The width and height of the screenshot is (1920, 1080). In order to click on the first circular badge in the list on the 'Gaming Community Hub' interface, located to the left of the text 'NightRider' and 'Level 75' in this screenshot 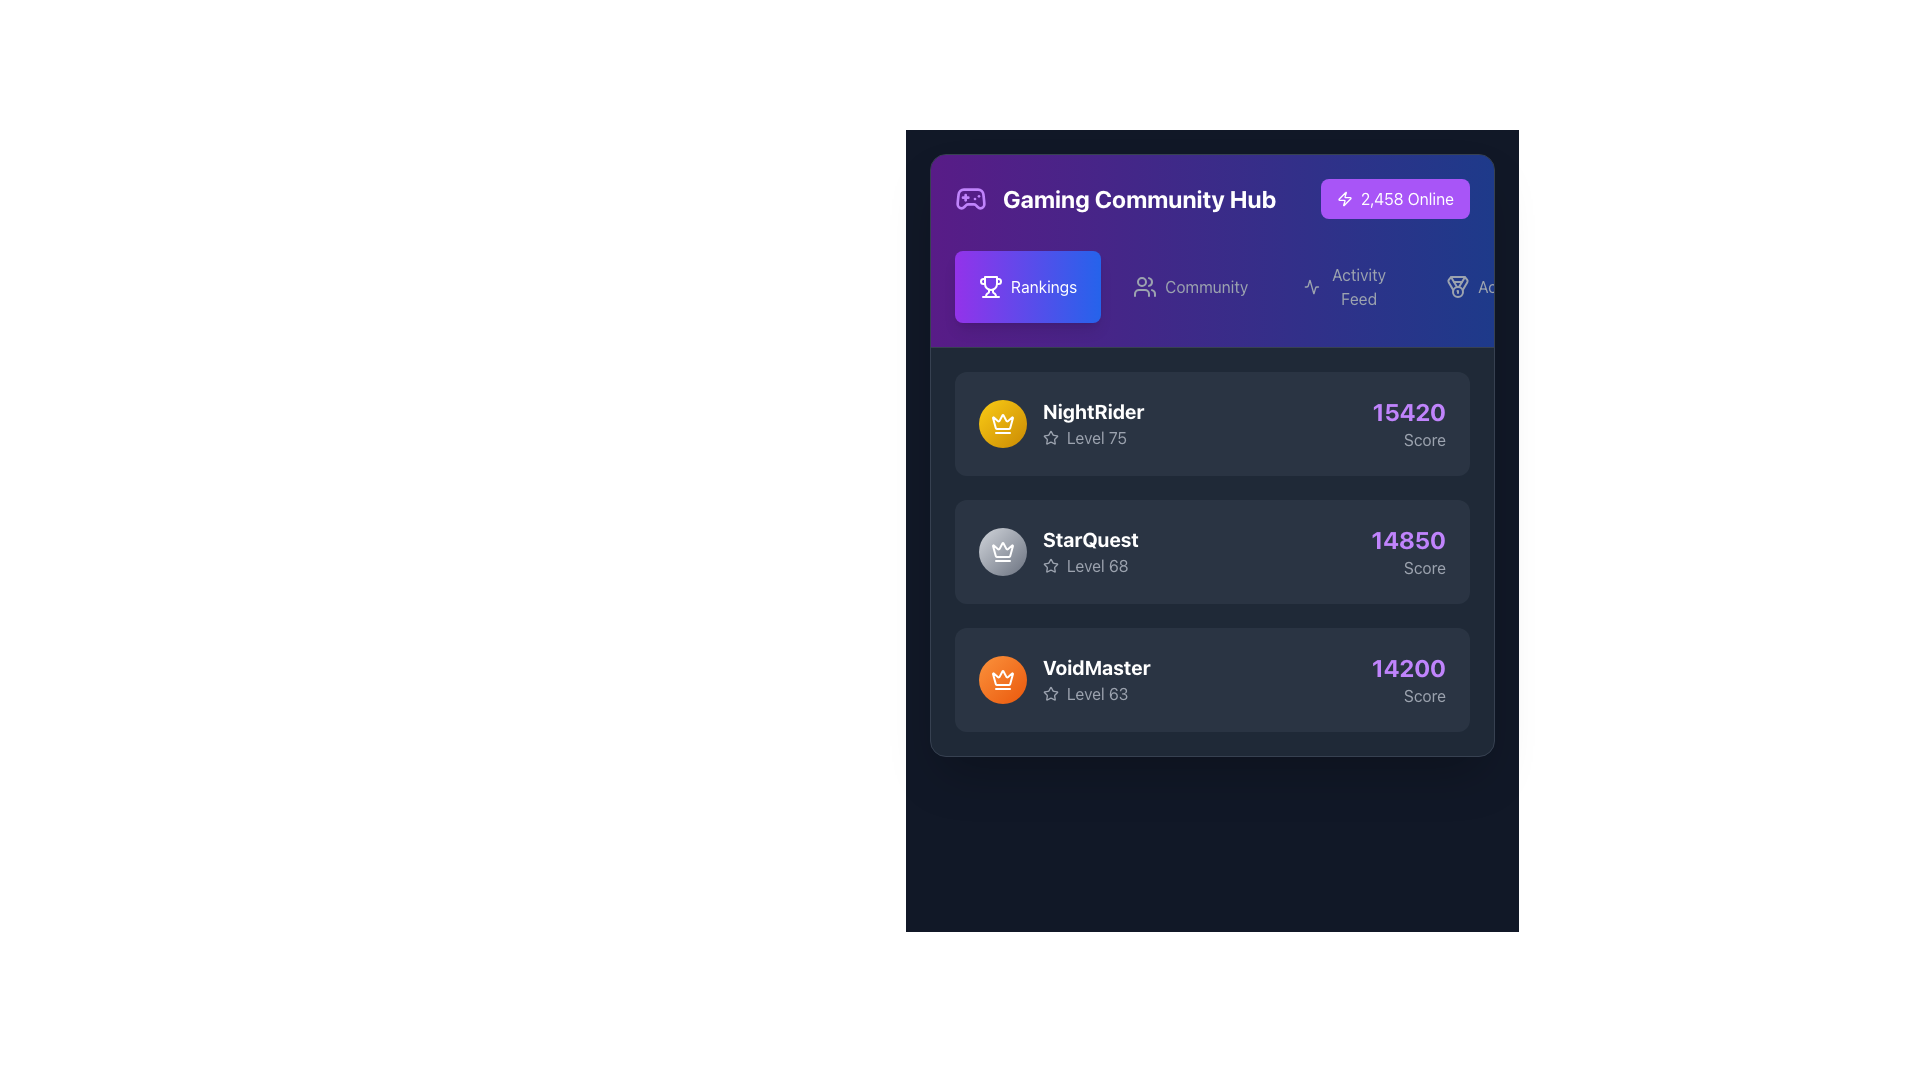, I will do `click(1003, 423)`.